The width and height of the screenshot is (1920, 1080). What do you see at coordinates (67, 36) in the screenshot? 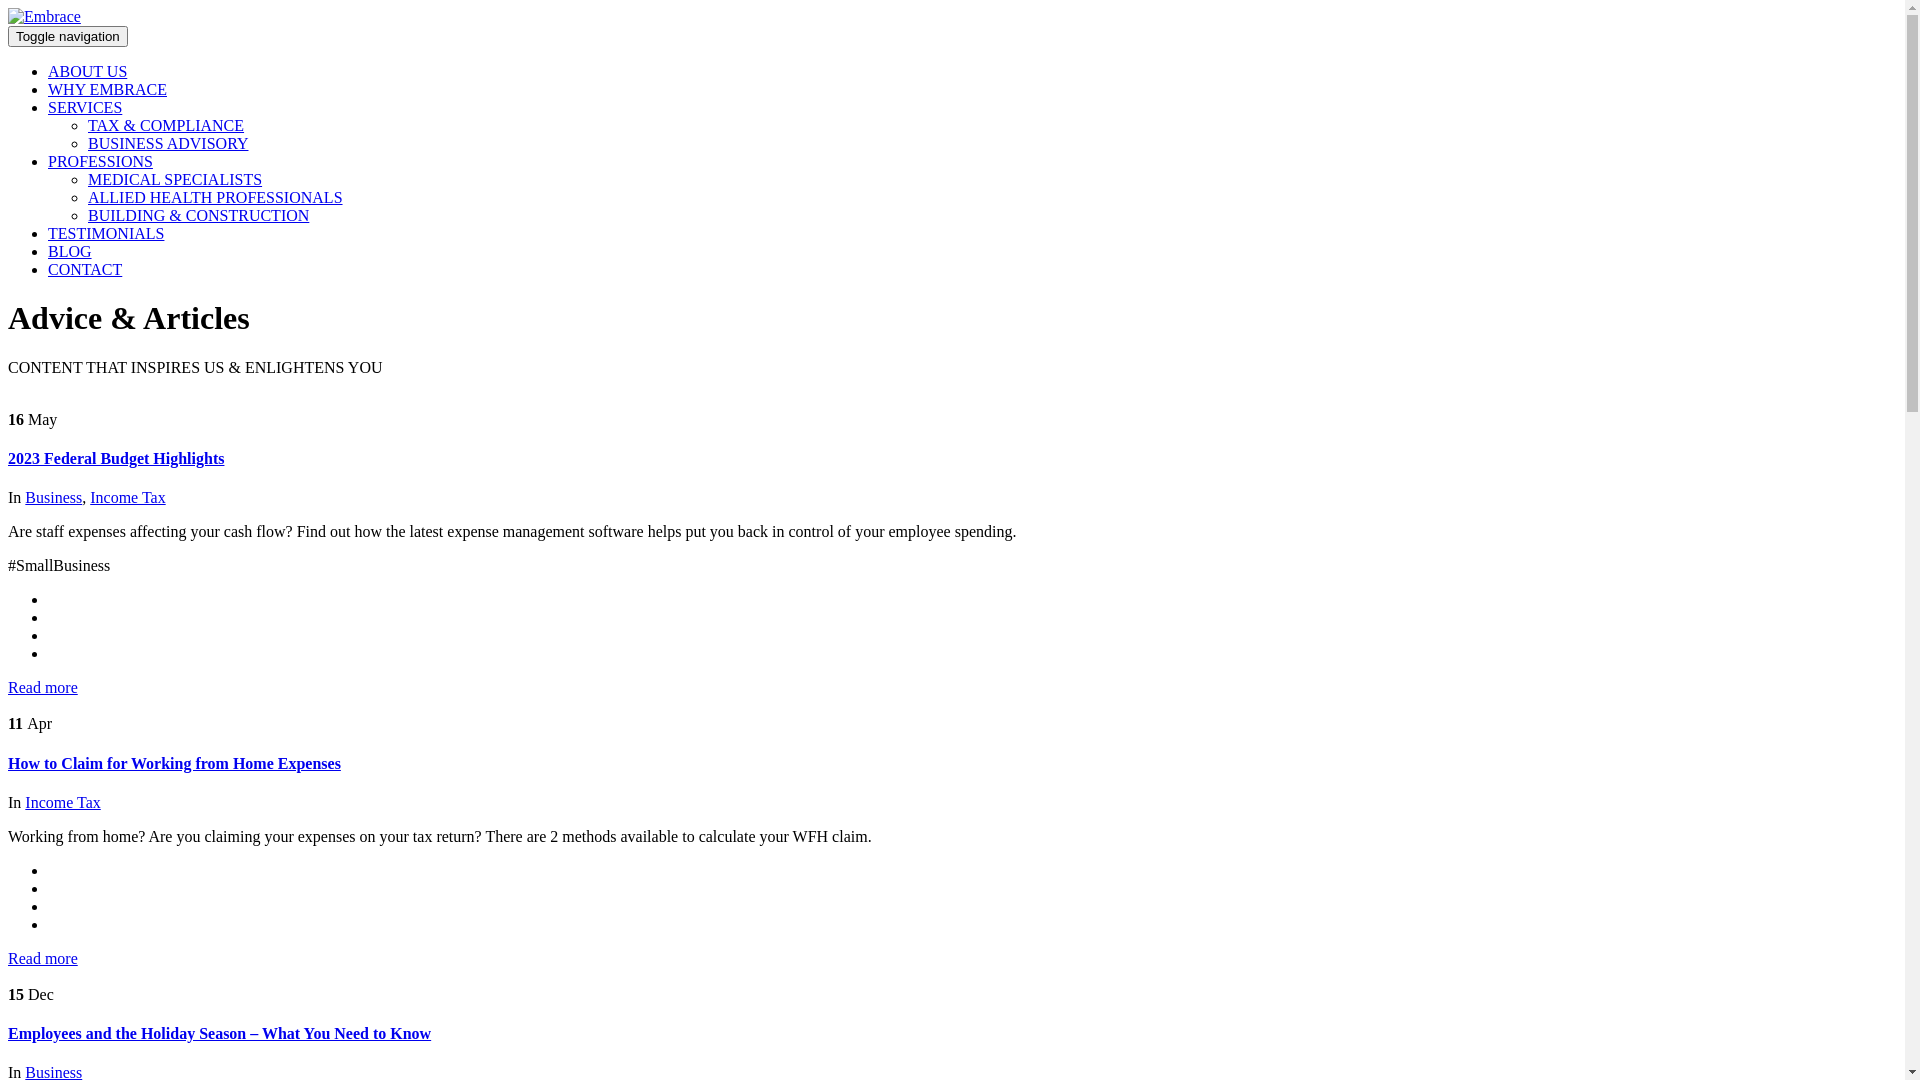
I see `'Toggle navigation'` at bounding box center [67, 36].